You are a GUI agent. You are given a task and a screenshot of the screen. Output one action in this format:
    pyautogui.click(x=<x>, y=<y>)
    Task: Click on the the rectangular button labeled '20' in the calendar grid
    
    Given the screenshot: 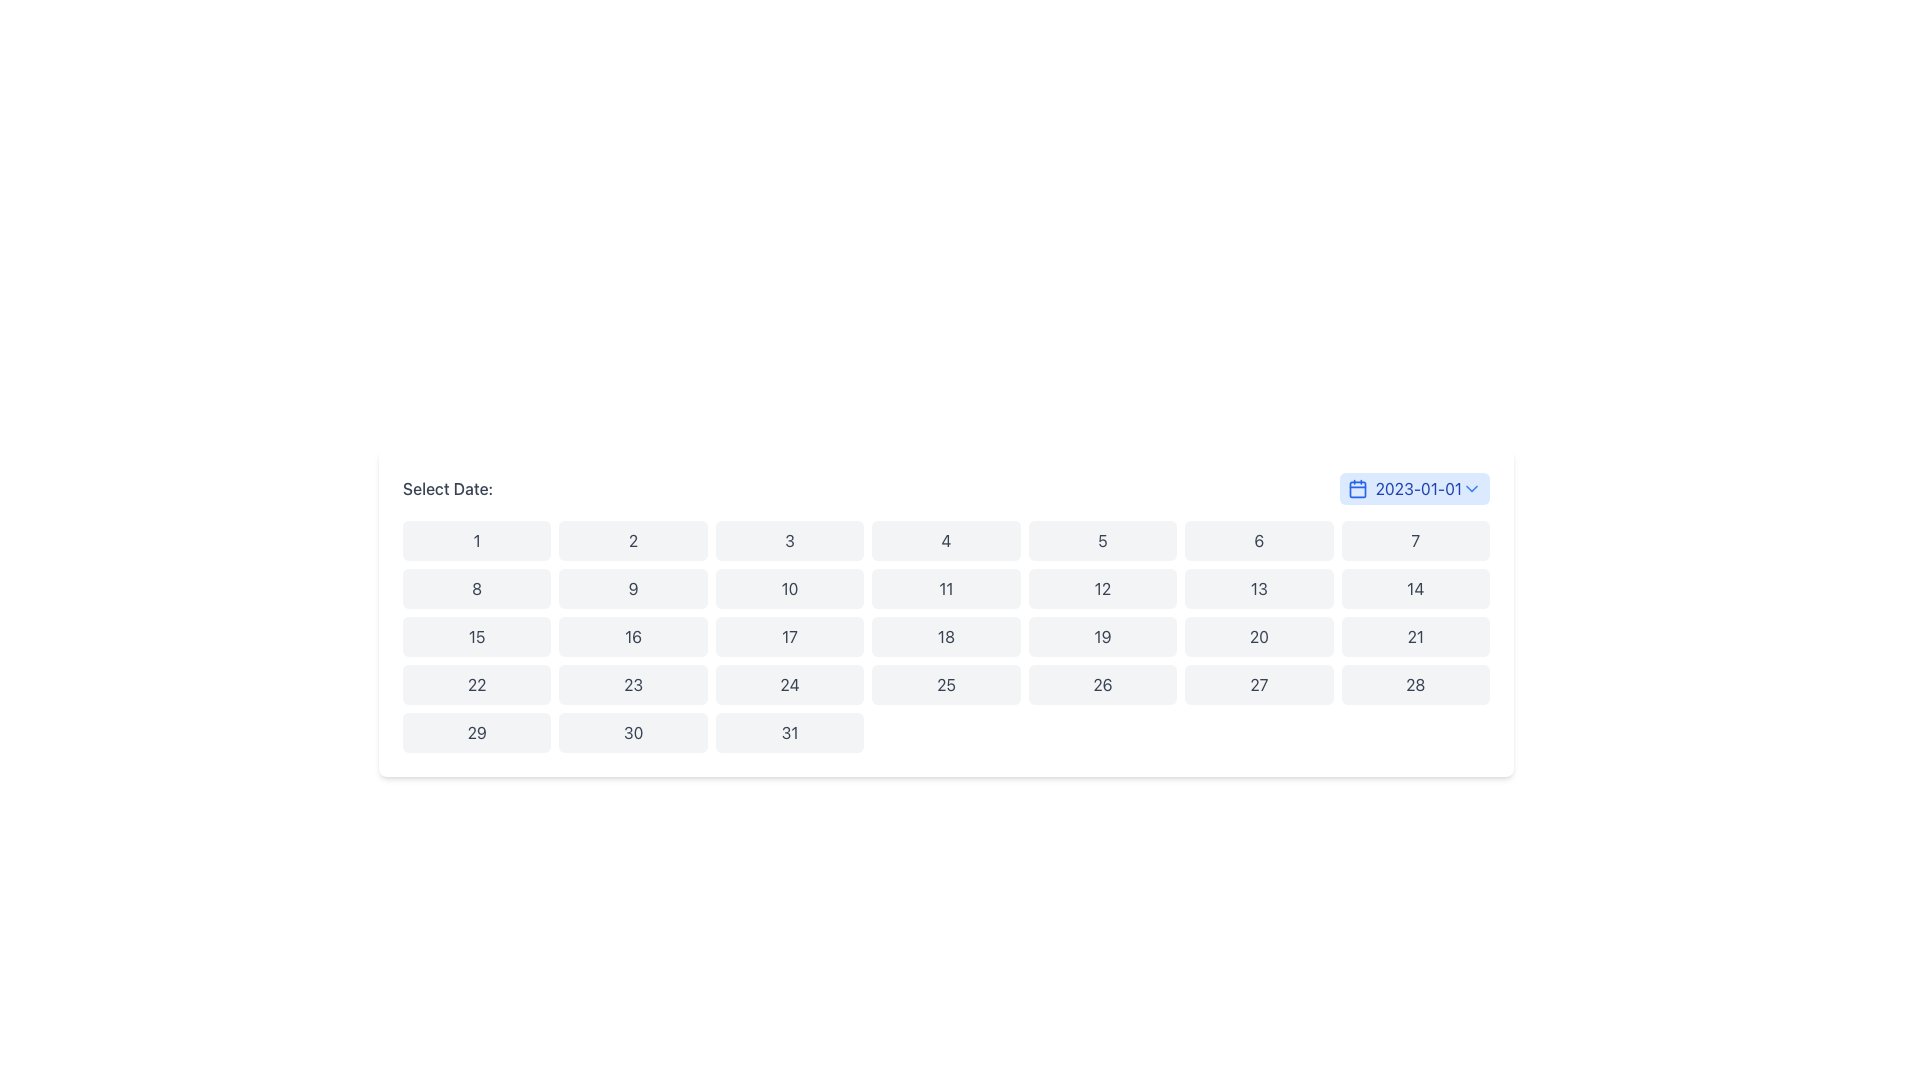 What is the action you would take?
    pyautogui.click(x=1257, y=636)
    